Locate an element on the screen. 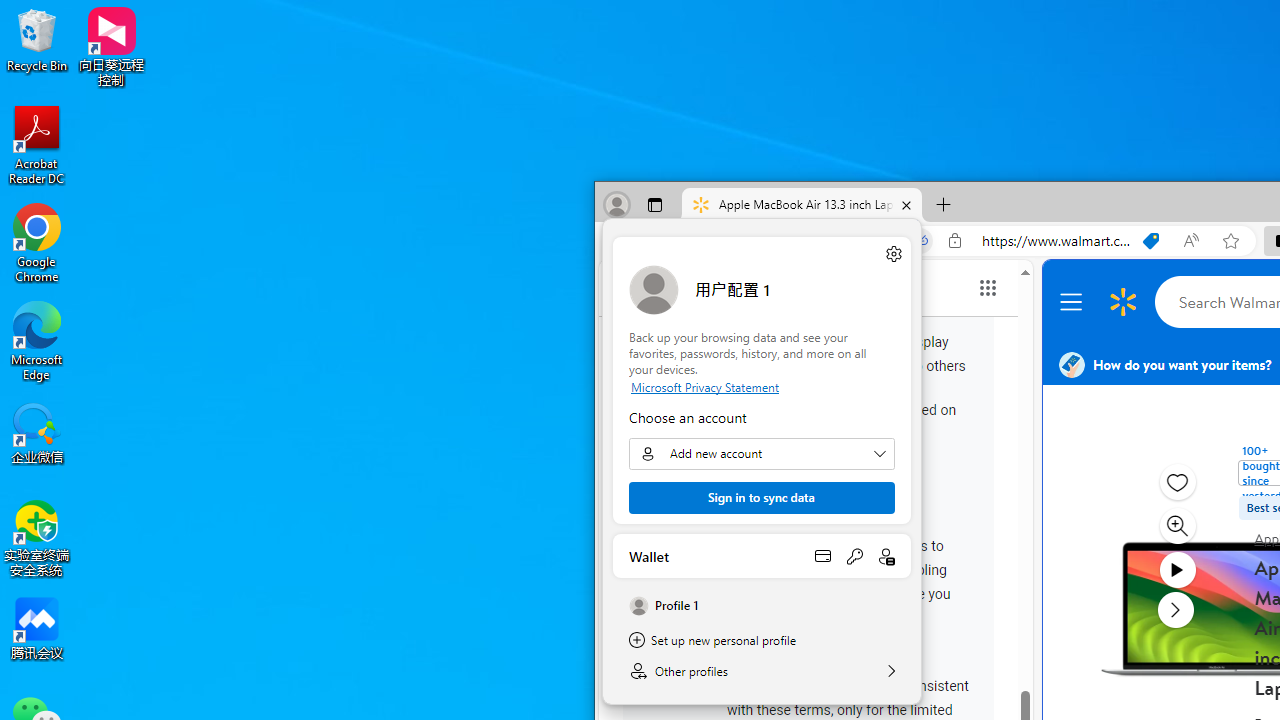  'next media item' is located at coordinates (1175, 608).